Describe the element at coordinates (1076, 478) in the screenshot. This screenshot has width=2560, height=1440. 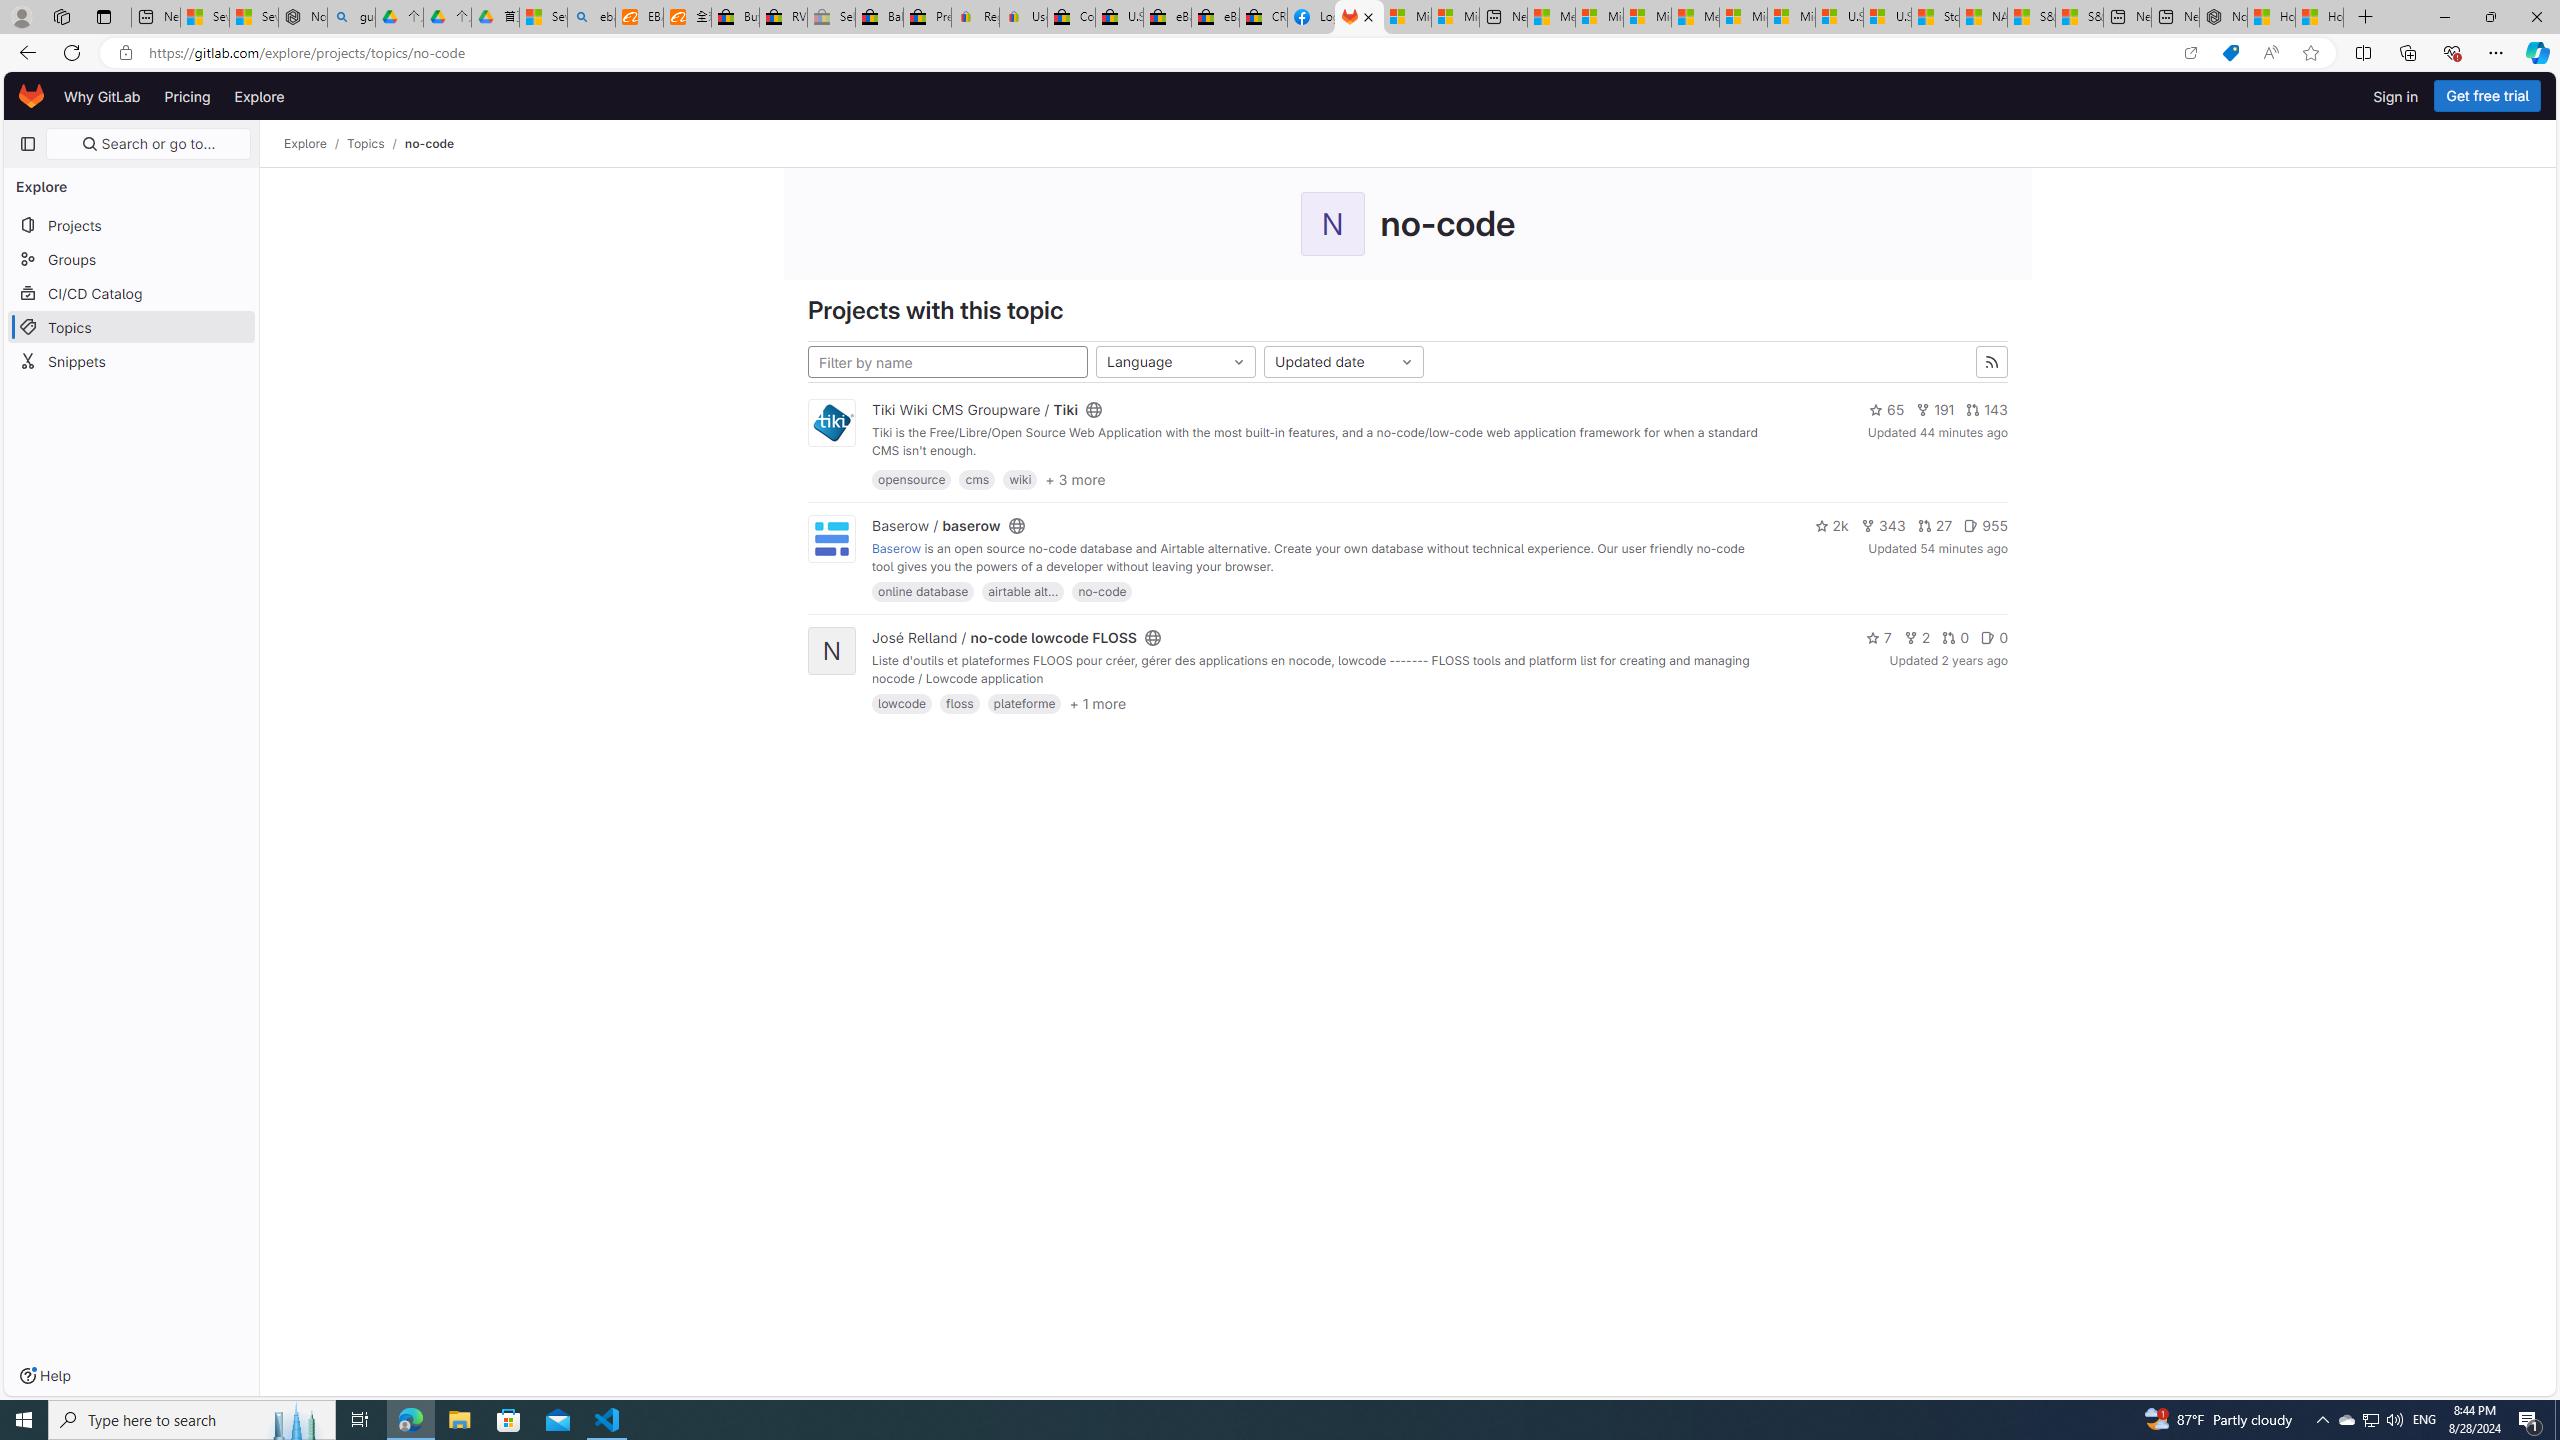
I see `'+ 3 more'` at that location.